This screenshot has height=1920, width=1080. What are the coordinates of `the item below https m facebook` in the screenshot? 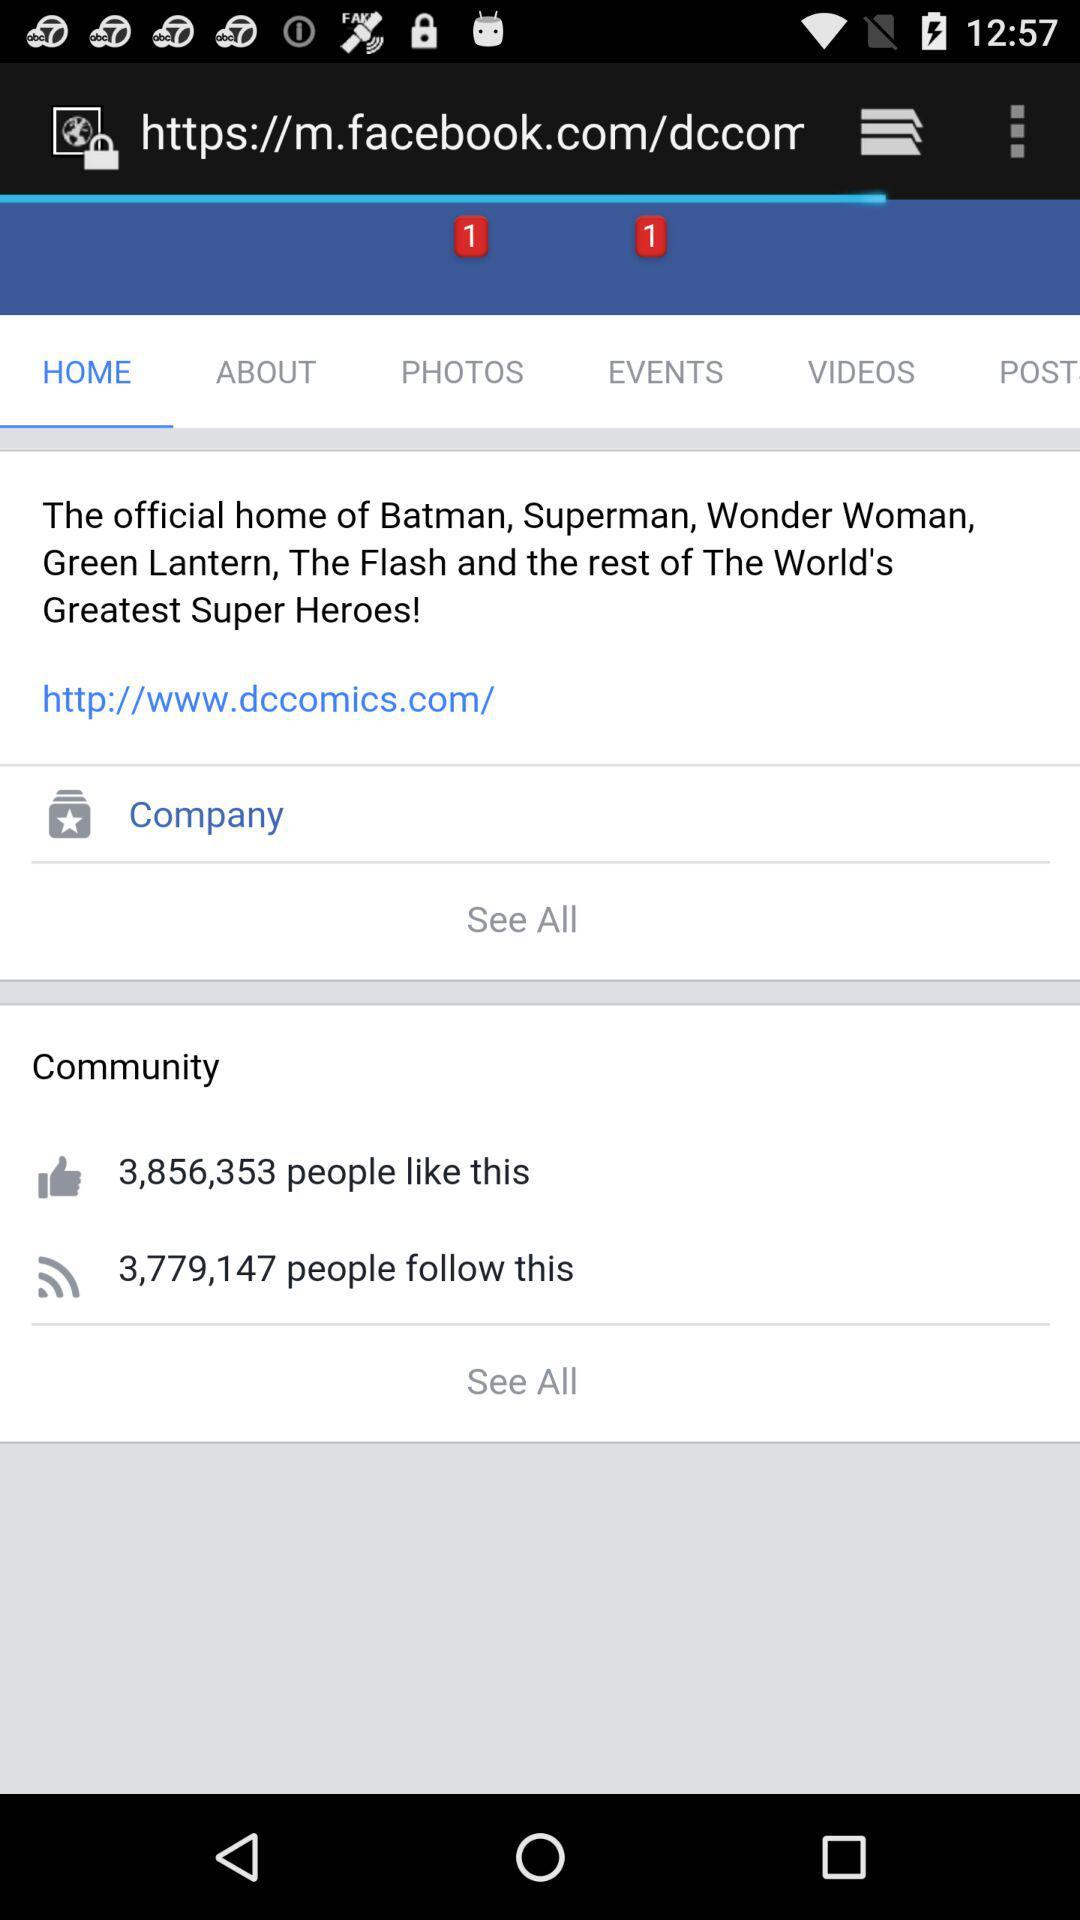 It's located at (540, 996).